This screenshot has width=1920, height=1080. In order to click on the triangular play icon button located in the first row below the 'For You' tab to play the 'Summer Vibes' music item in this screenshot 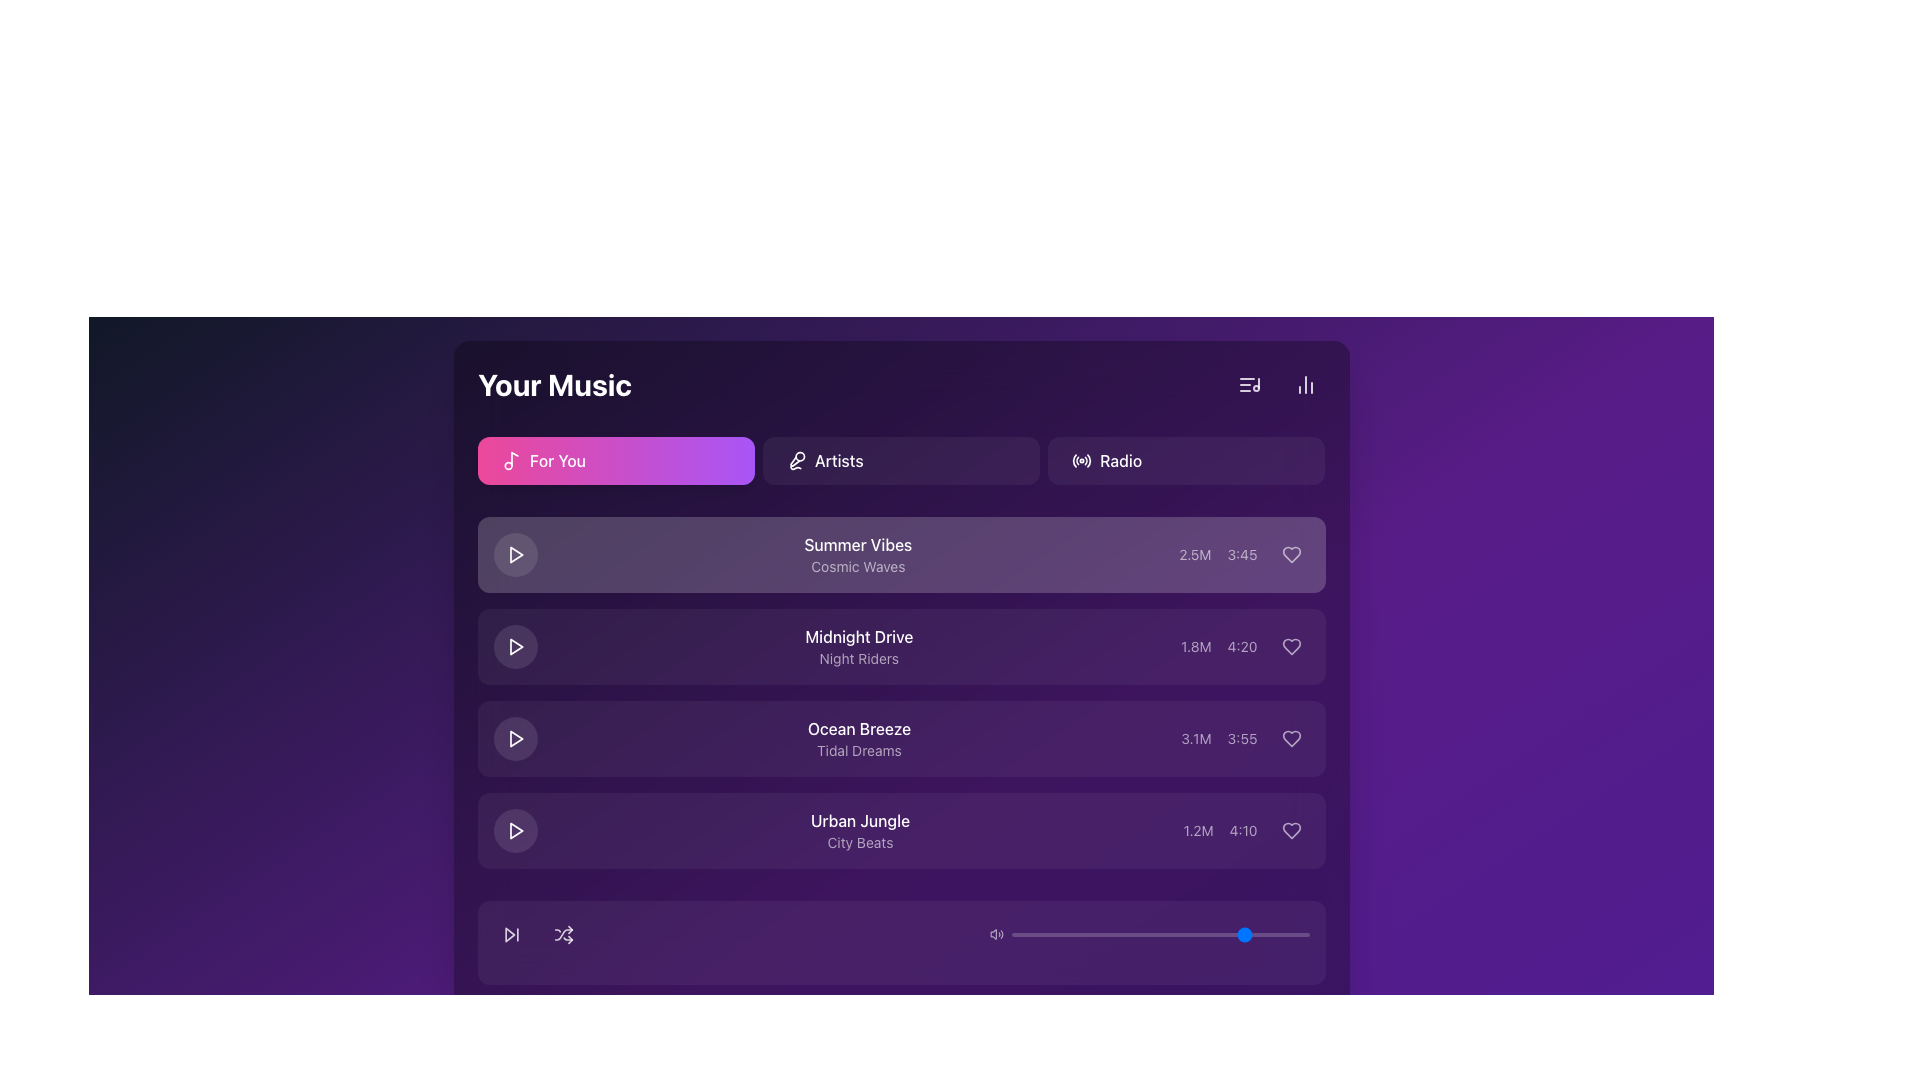, I will do `click(515, 555)`.